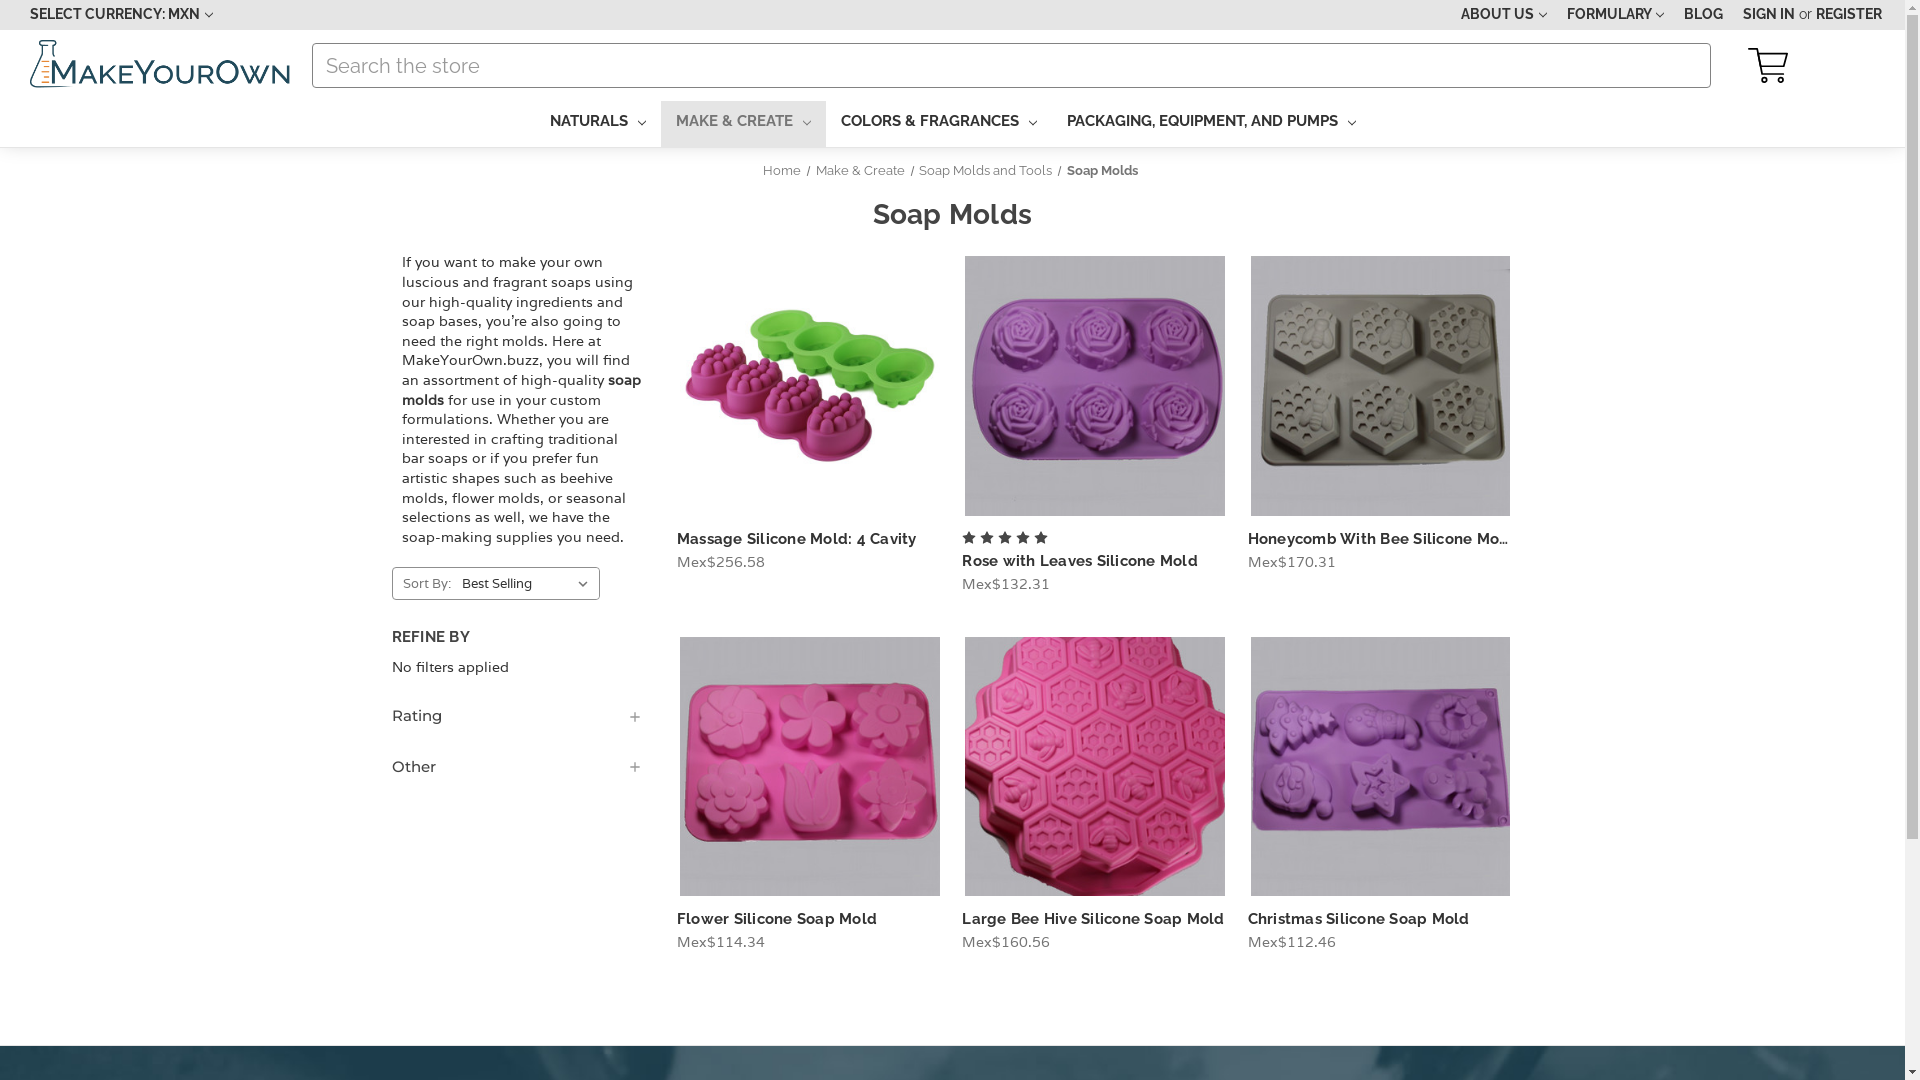 The width and height of the screenshot is (1920, 1080). I want to click on 'Home', so click(781, 169).